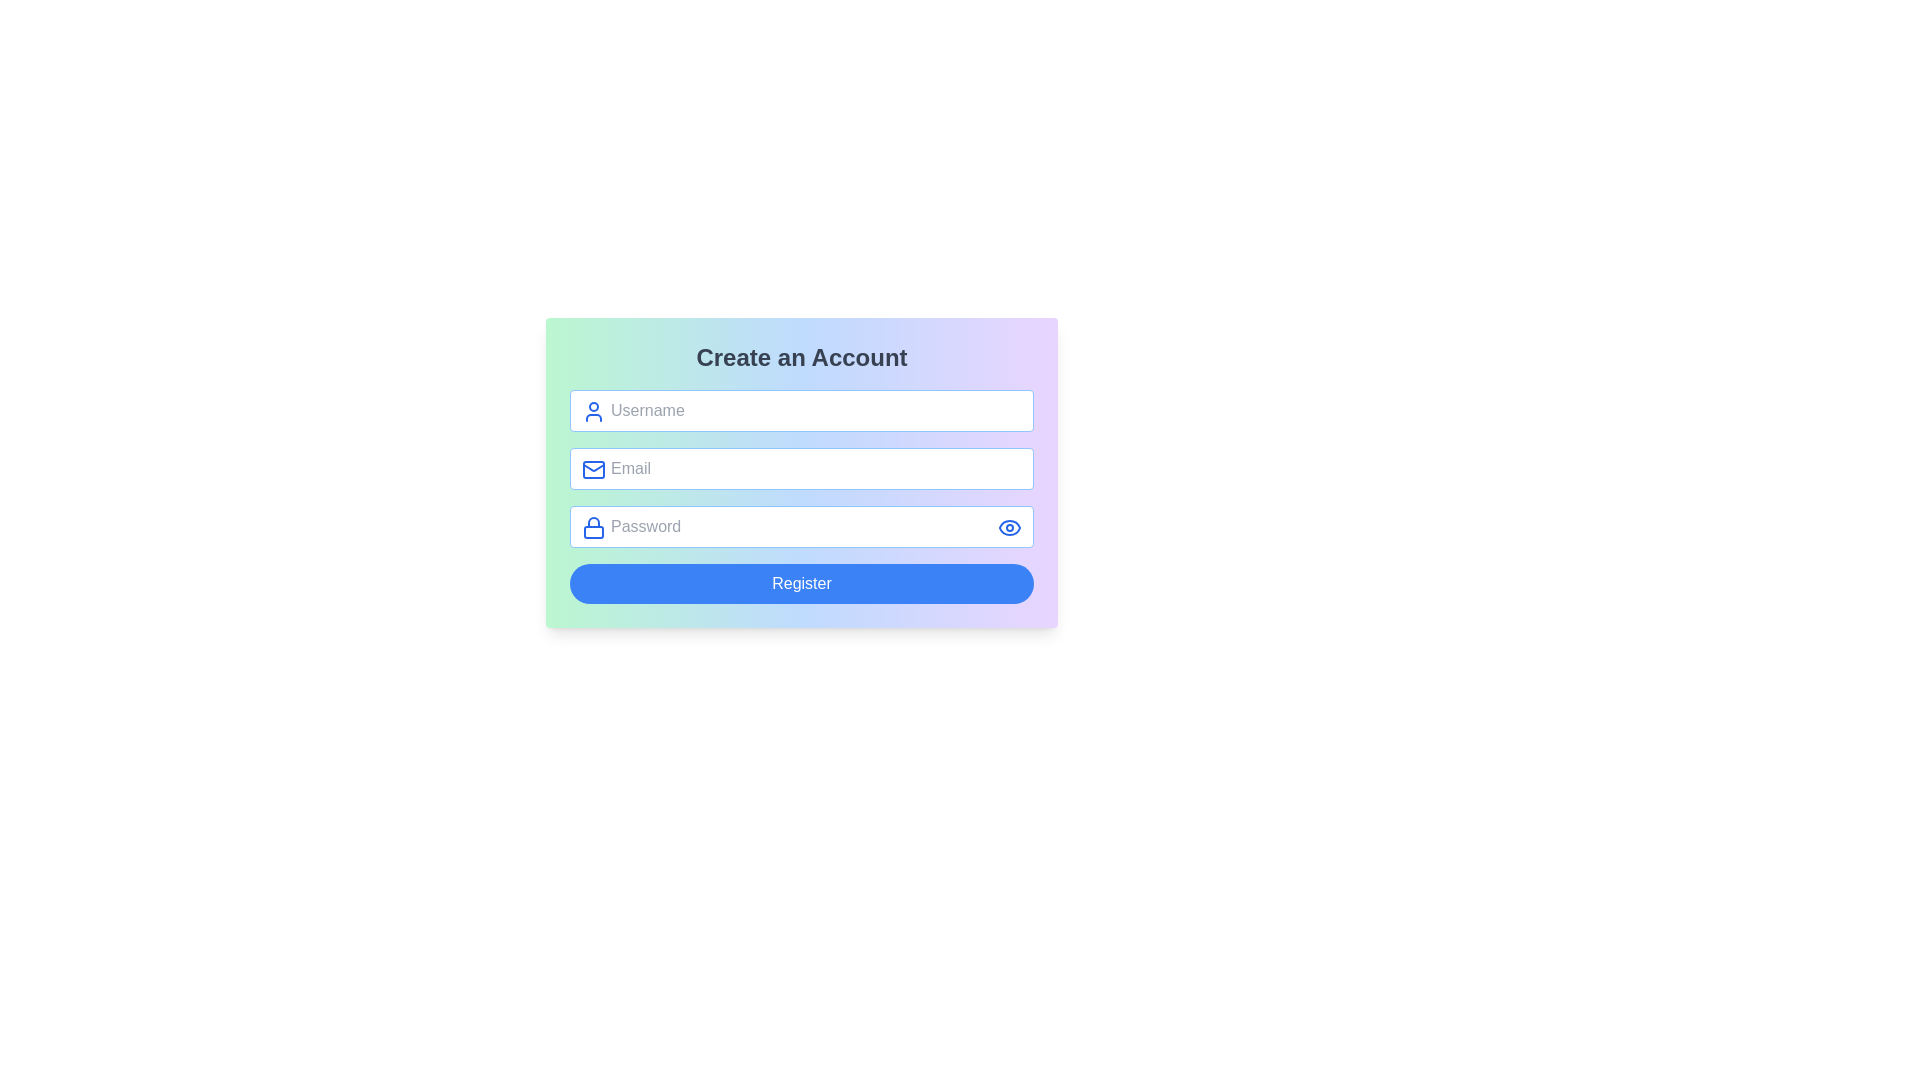  I want to click on the password indicator icon located to the left of the password input field, which visually indicates the purpose of the field, so click(593, 527).